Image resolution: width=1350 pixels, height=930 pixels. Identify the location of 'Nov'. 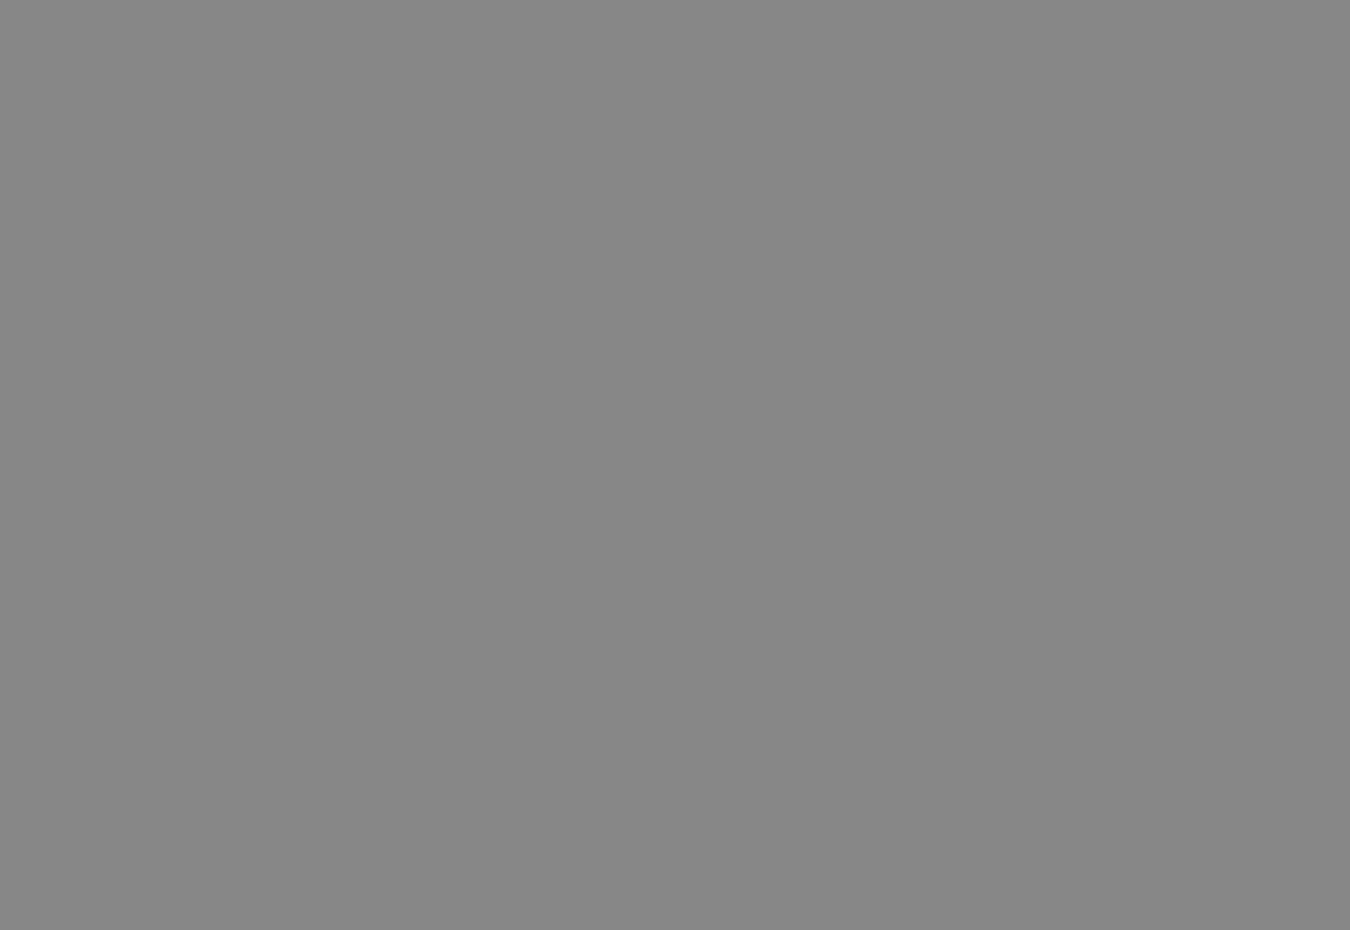
(162, 845).